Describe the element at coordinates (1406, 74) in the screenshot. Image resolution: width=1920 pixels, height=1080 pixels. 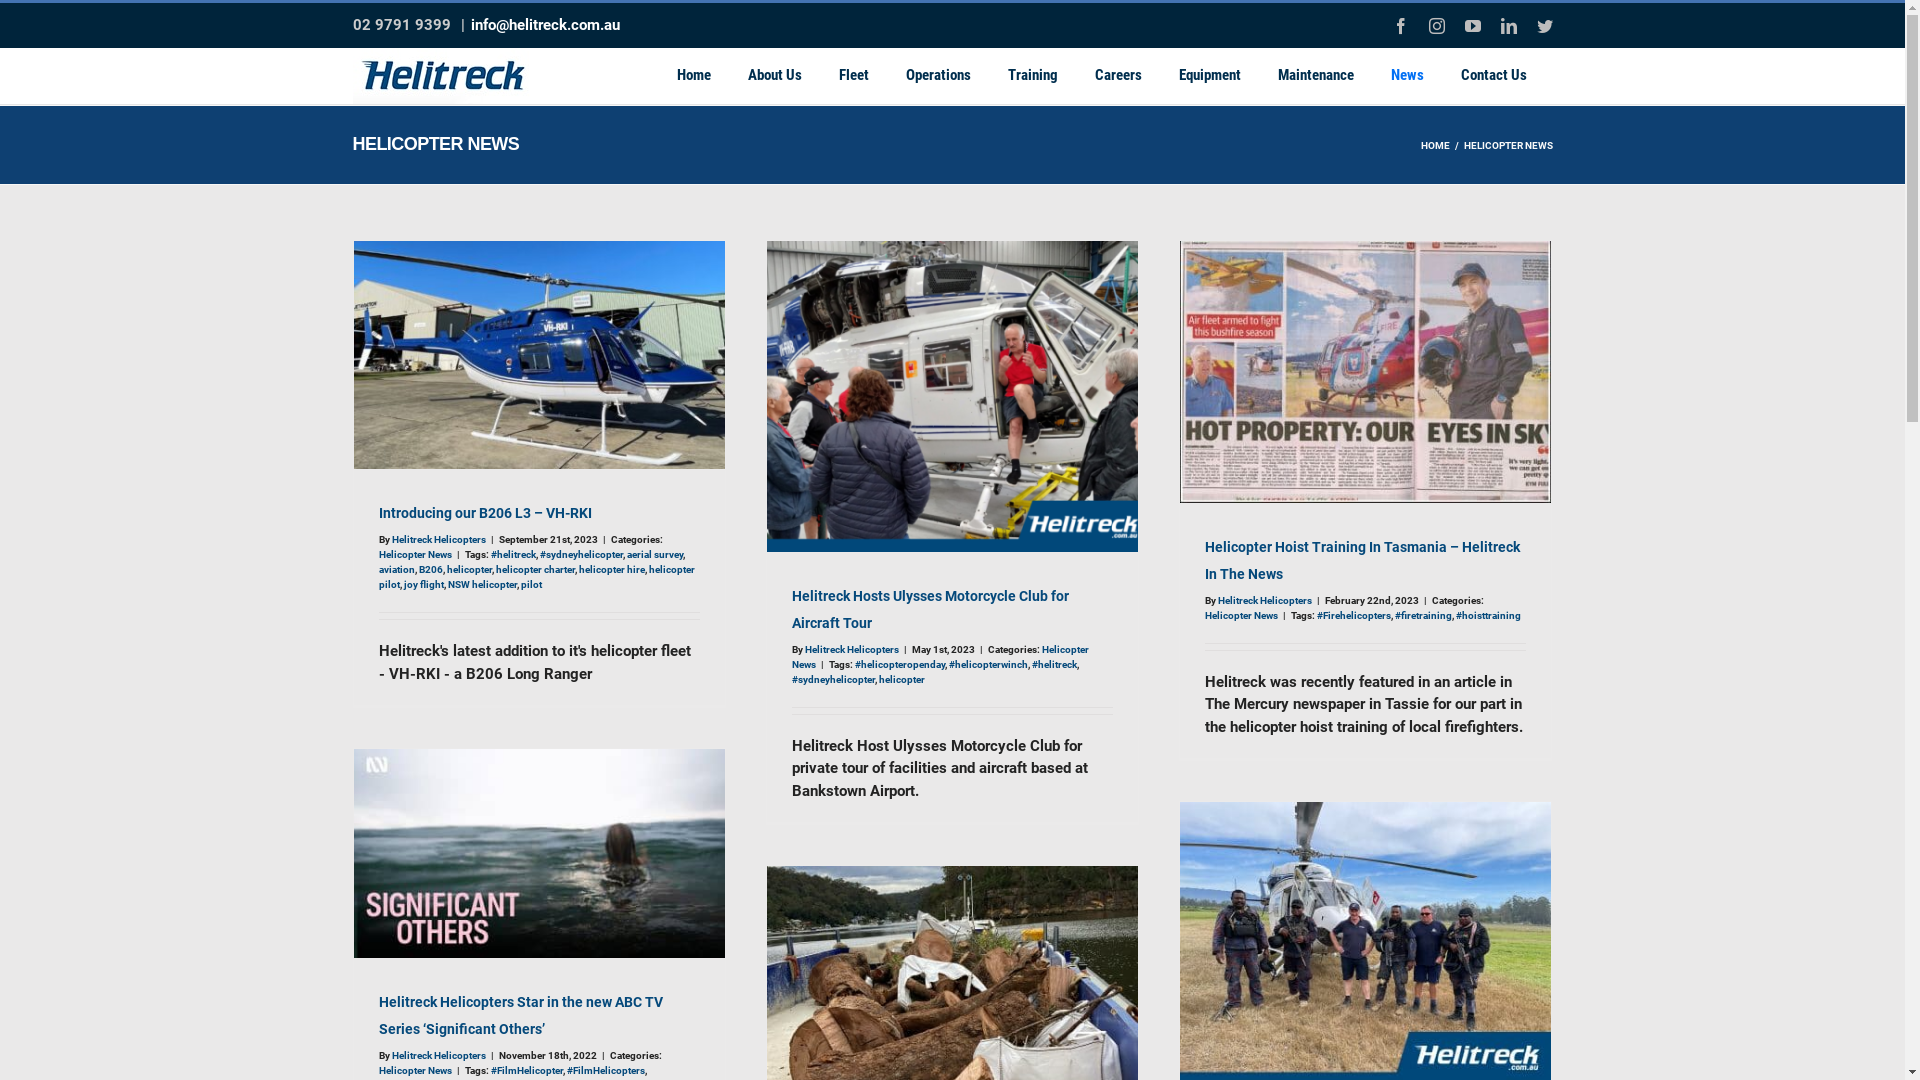
I see `'News'` at that location.